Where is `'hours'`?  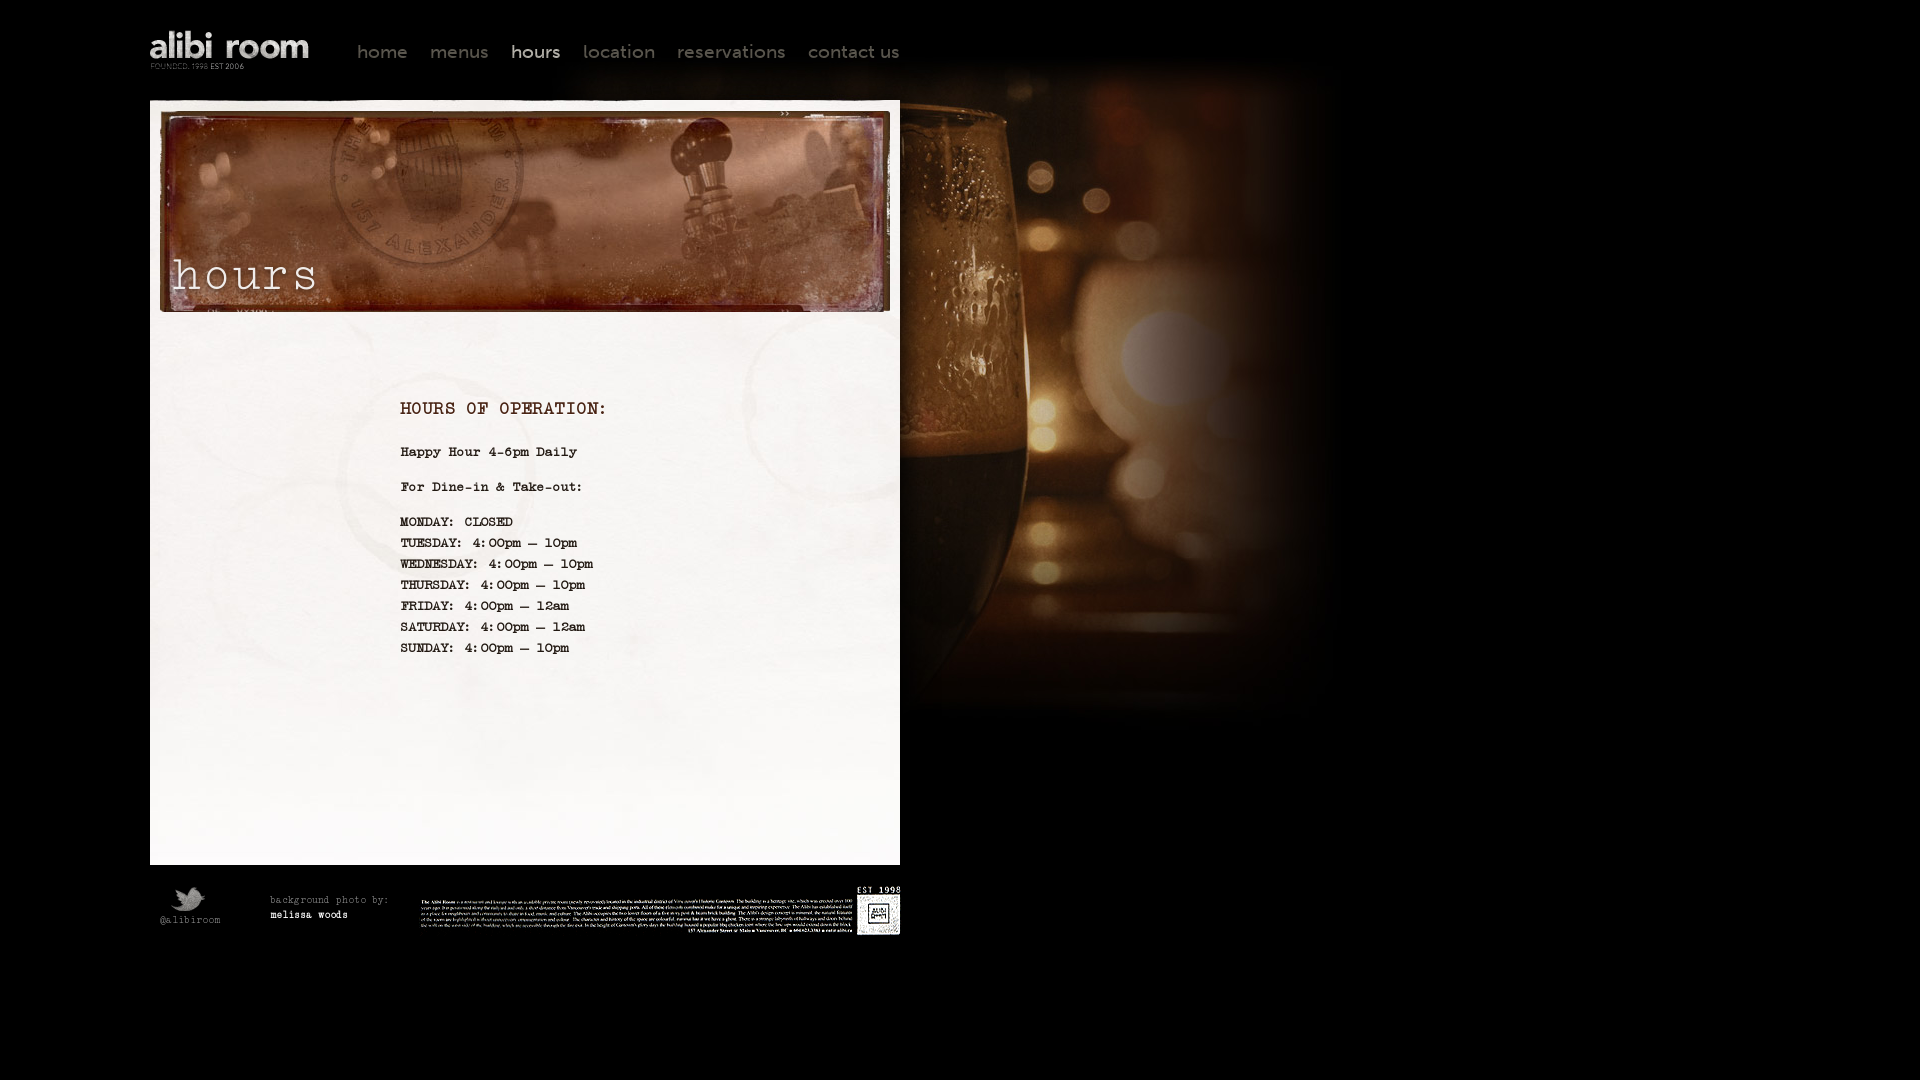 'hours' is located at coordinates (536, 50).